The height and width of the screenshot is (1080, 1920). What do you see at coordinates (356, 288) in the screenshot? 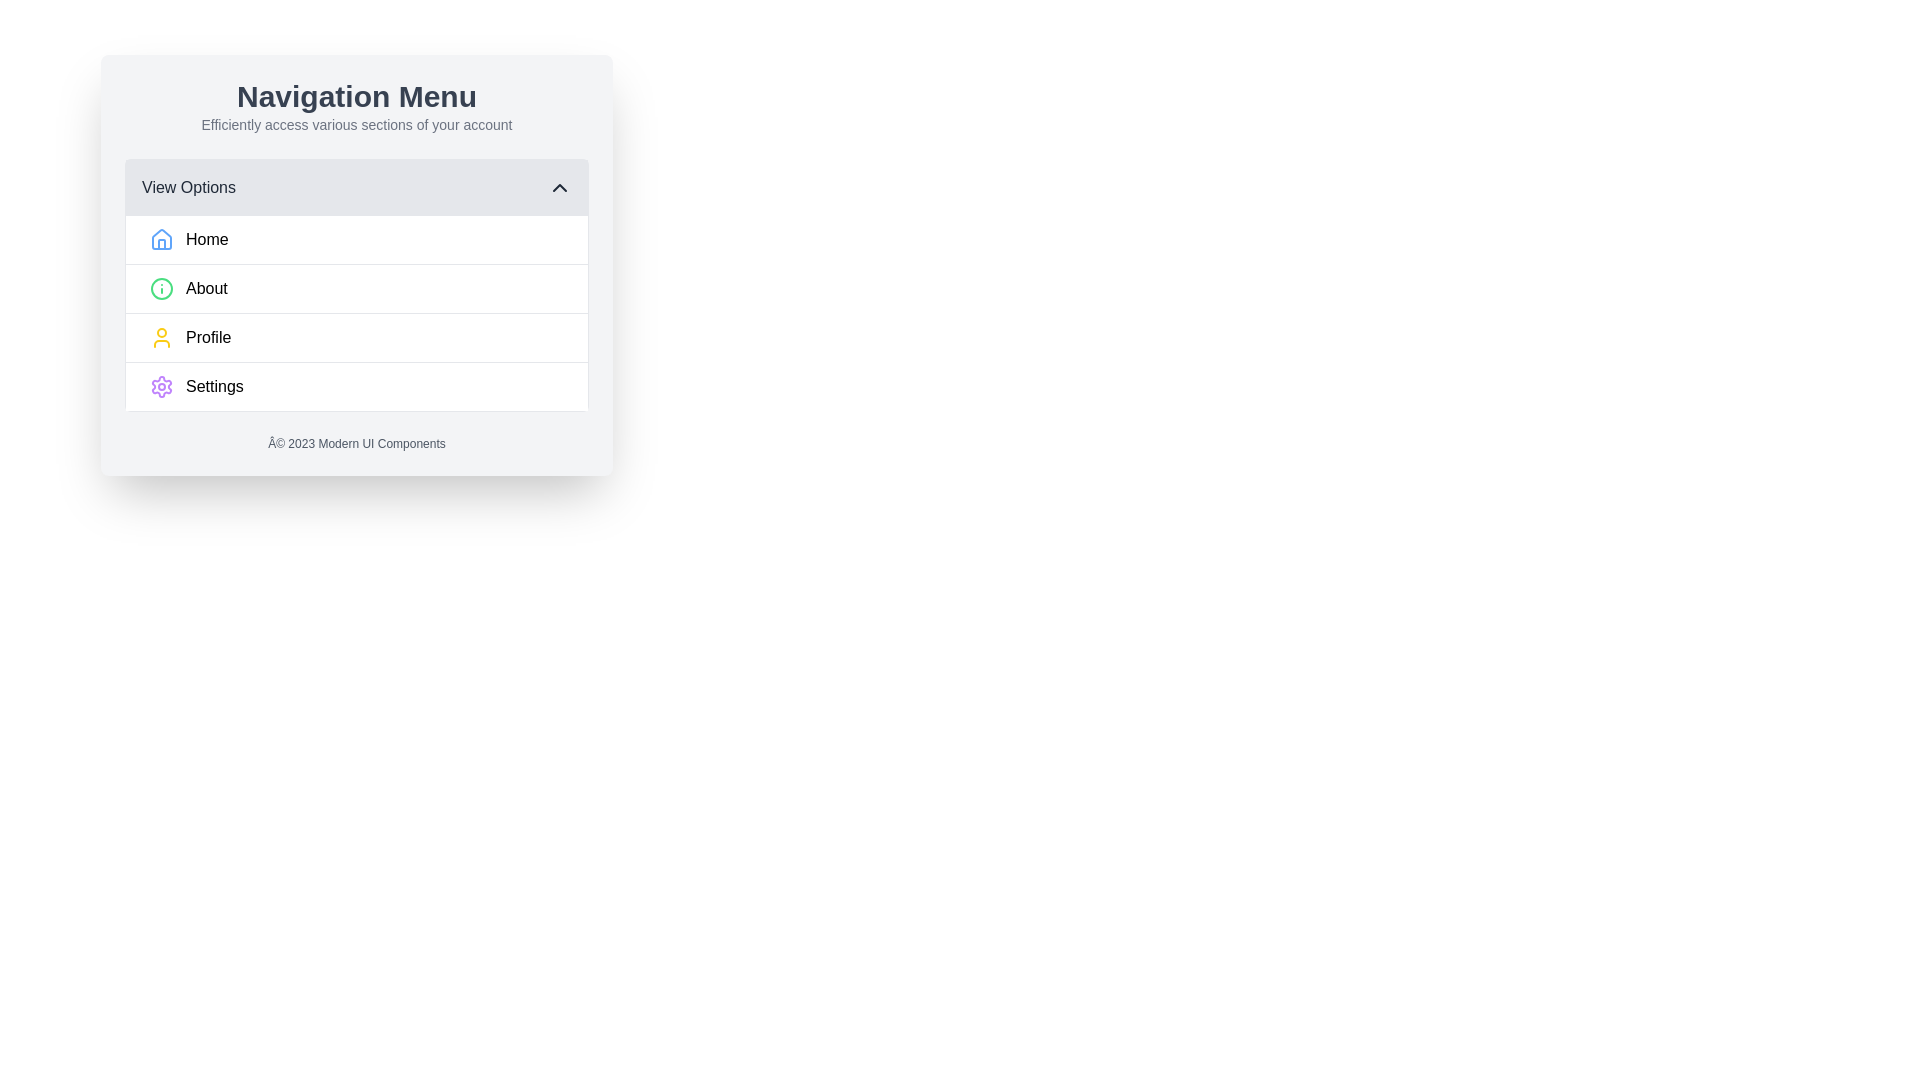
I see `the second navigation menu option under 'View Options'` at bounding box center [356, 288].